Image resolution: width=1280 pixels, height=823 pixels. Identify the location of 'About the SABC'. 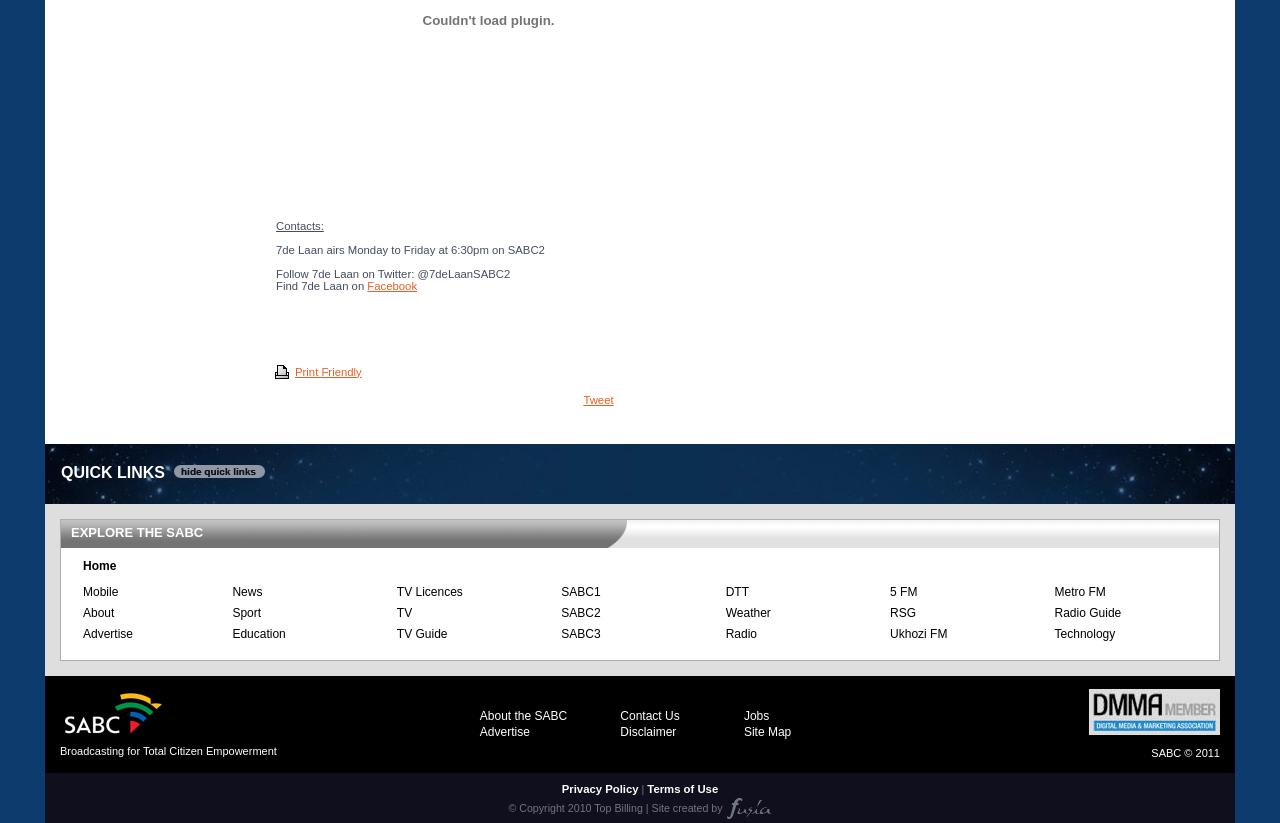
(477, 715).